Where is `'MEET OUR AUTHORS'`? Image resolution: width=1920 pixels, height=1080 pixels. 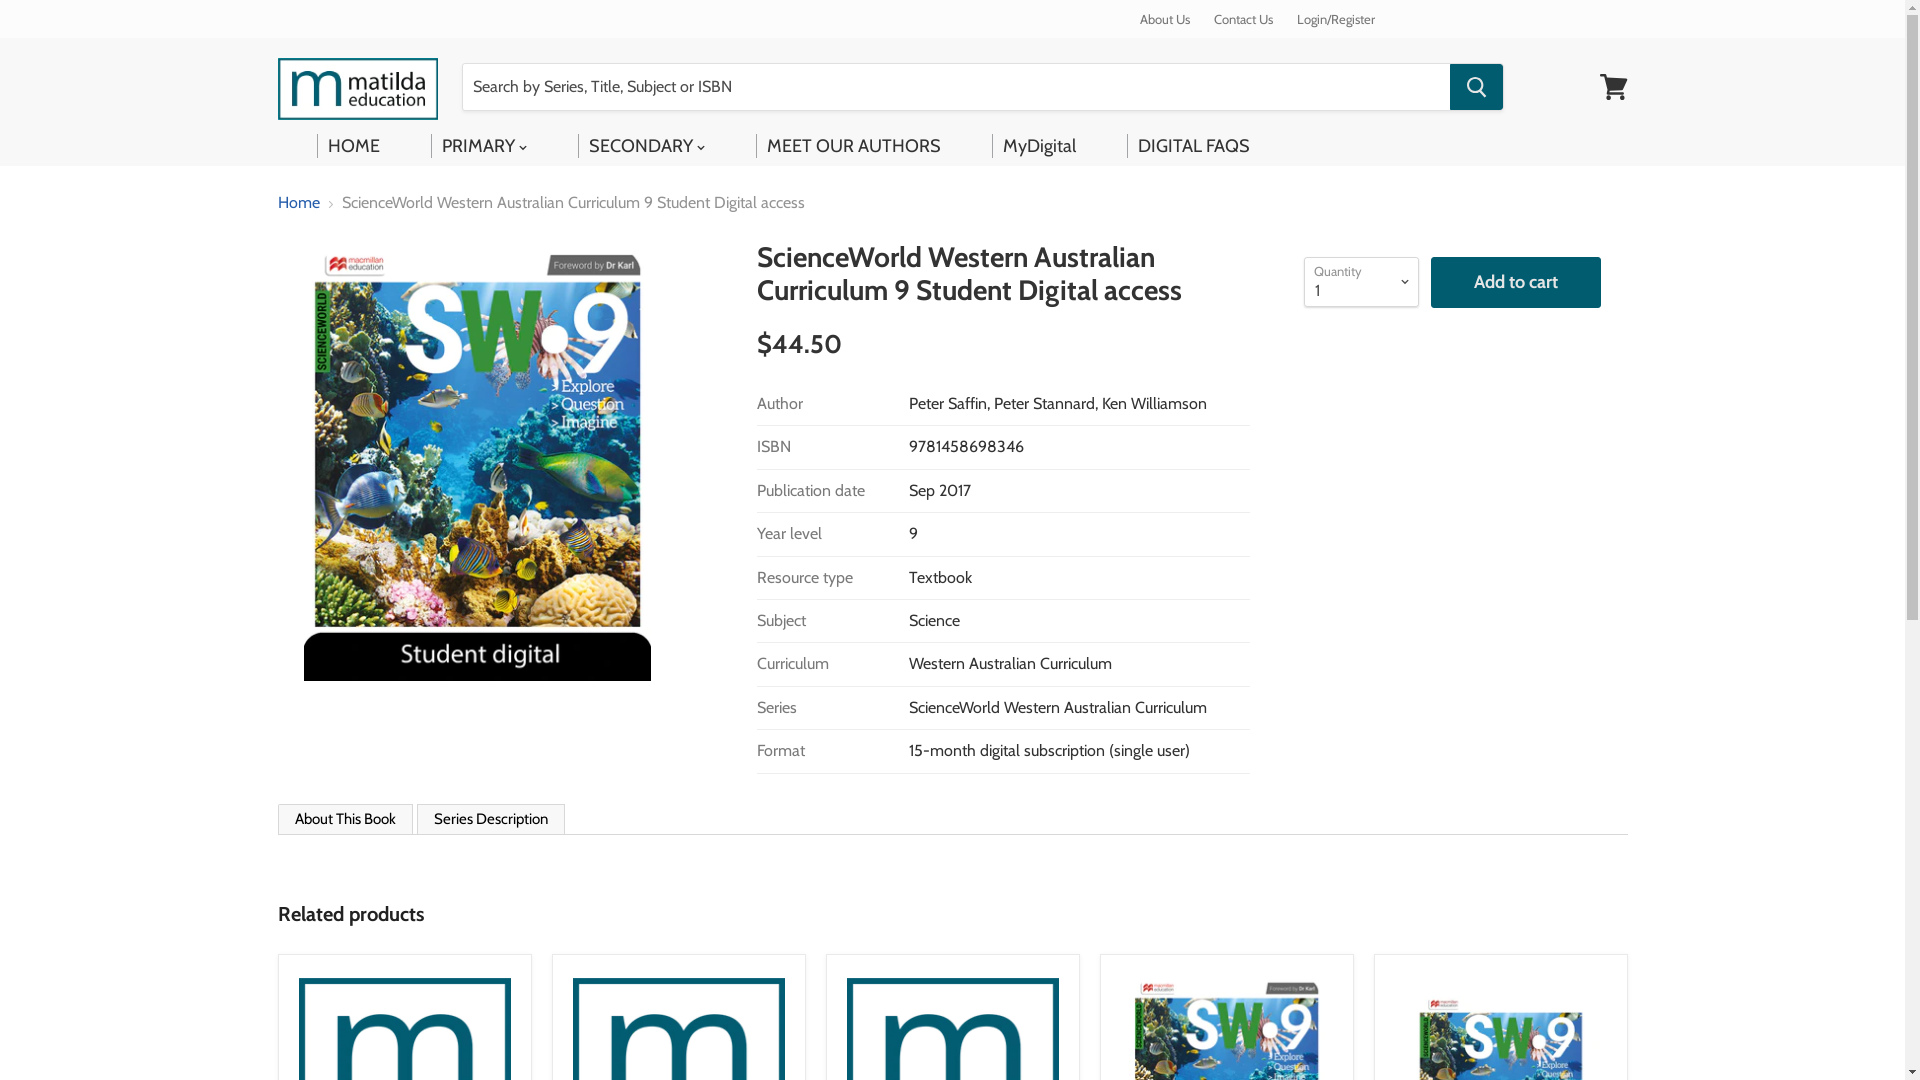
'MEET OUR AUTHORS' is located at coordinates (855, 145).